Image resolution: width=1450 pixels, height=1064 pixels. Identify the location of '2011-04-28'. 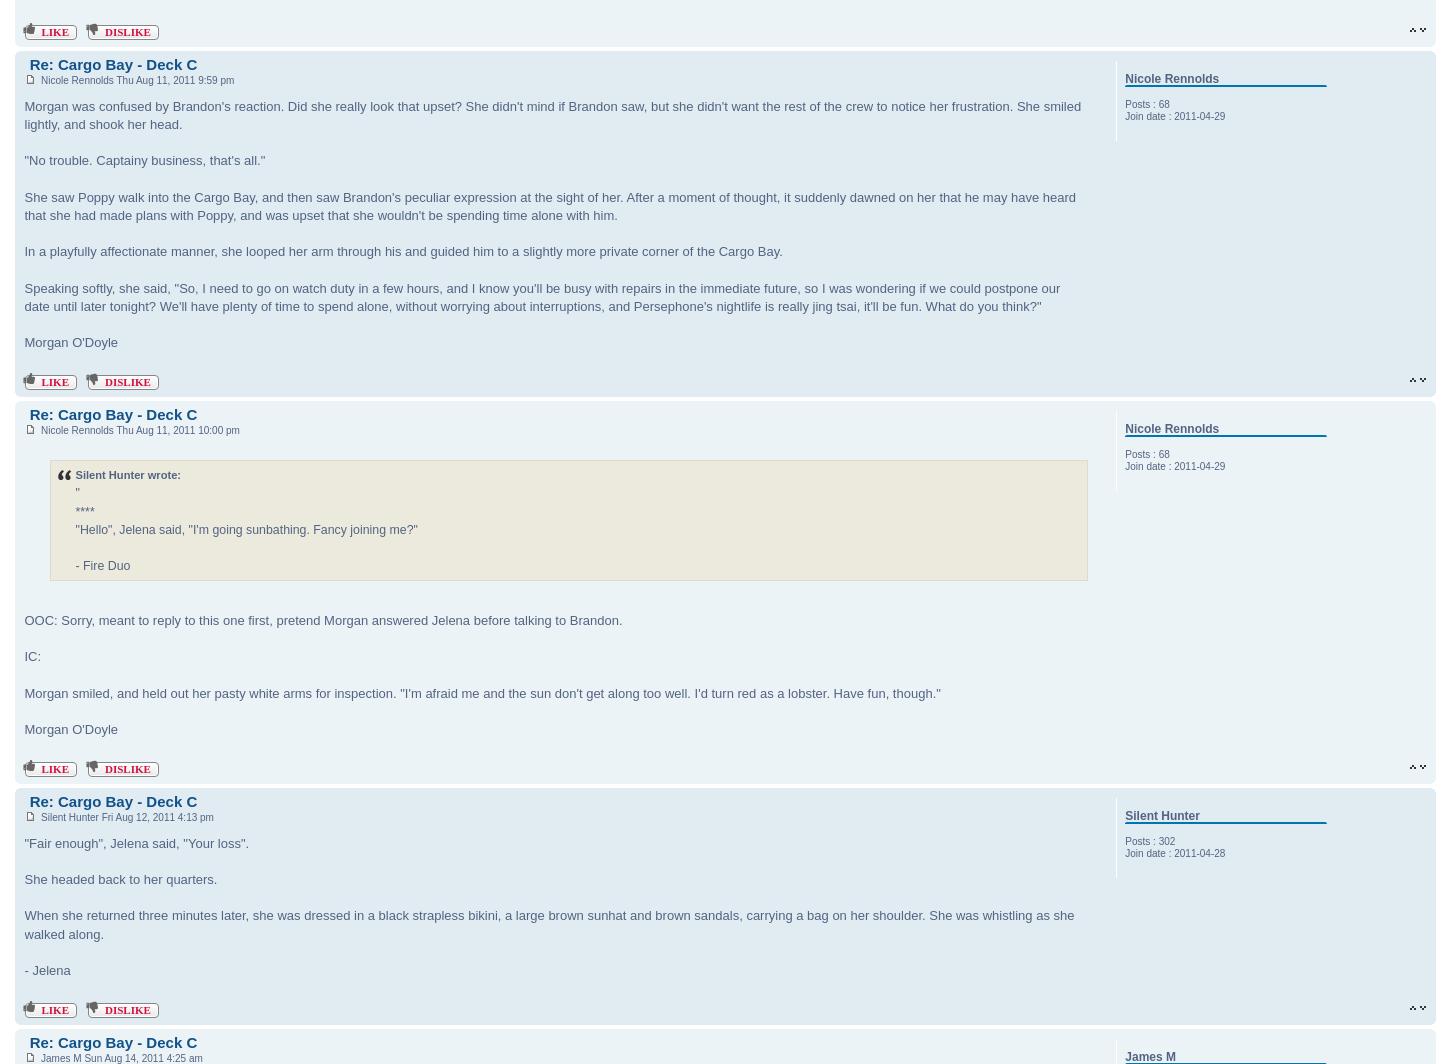
(1198, 852).